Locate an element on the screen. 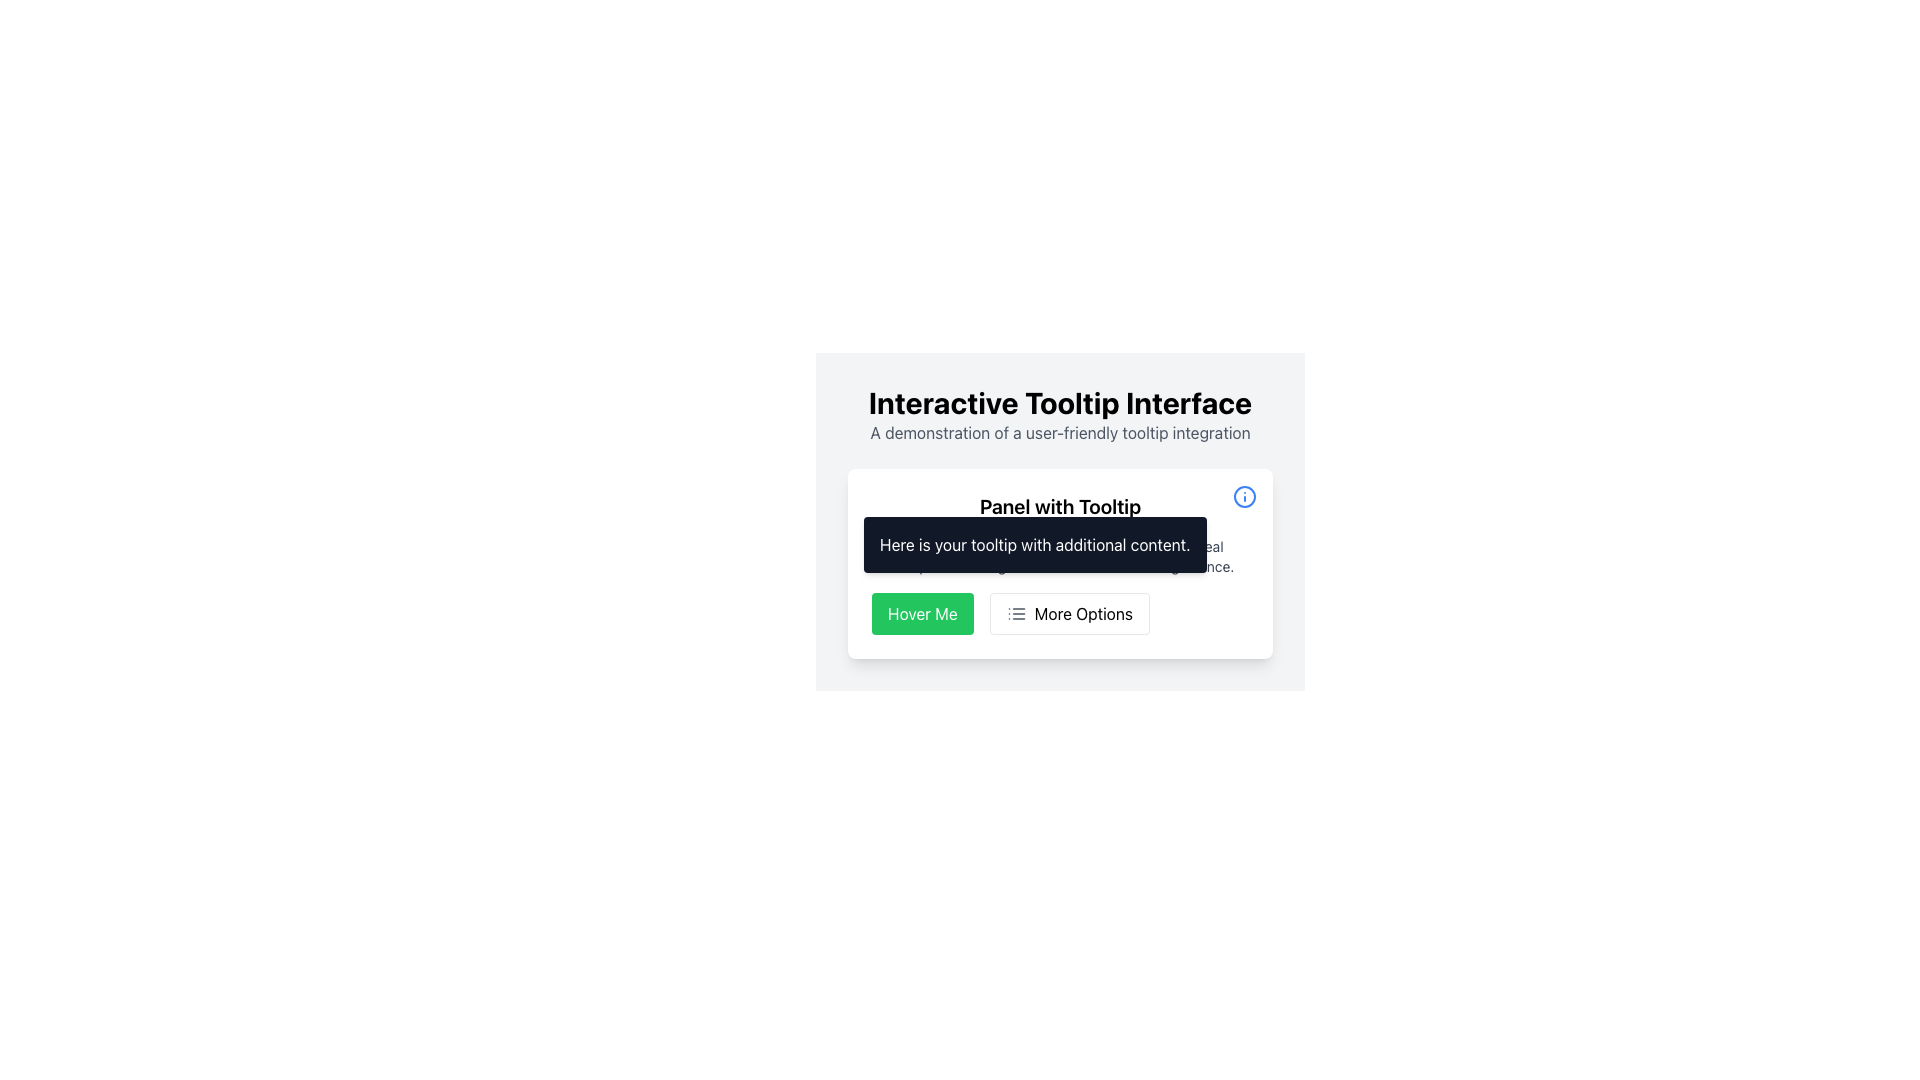  the header titled 'Interactive Tooltip Interface' is located at coordinates (1059, 402).